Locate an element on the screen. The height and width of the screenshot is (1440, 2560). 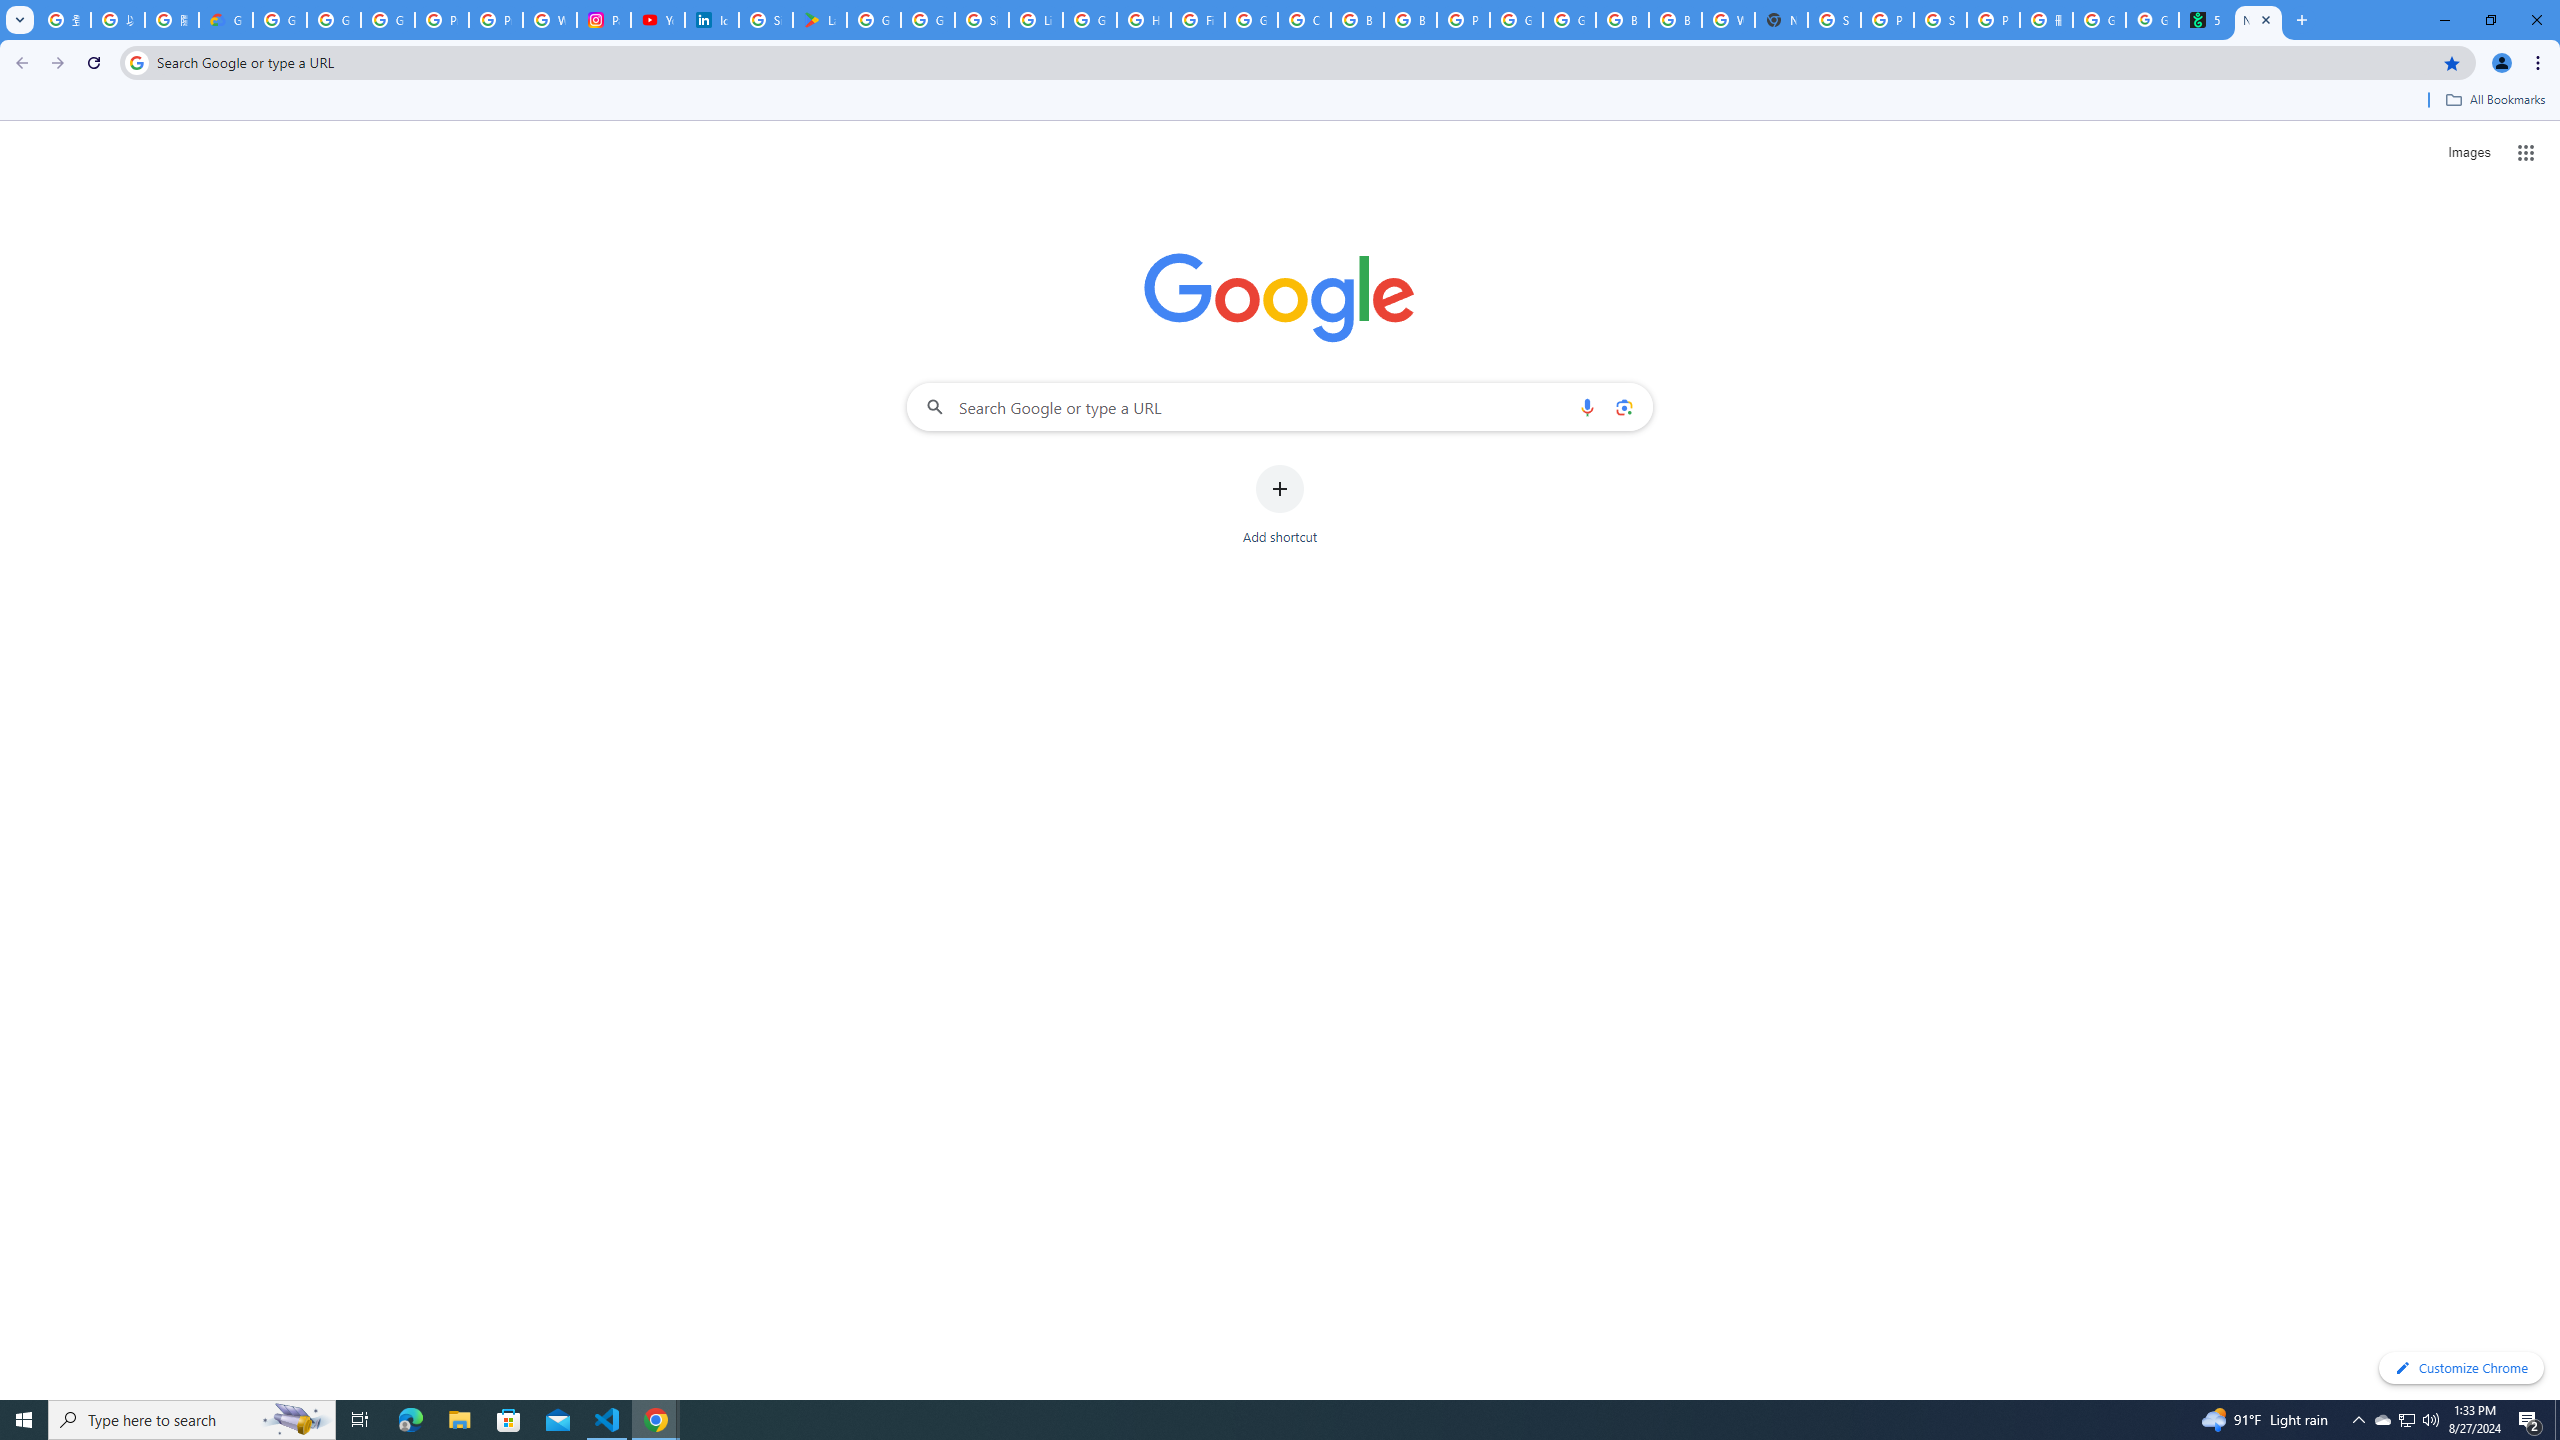
'How do I create a new Google Account? - Google Account Help' is located at coordinates (1144, 19).